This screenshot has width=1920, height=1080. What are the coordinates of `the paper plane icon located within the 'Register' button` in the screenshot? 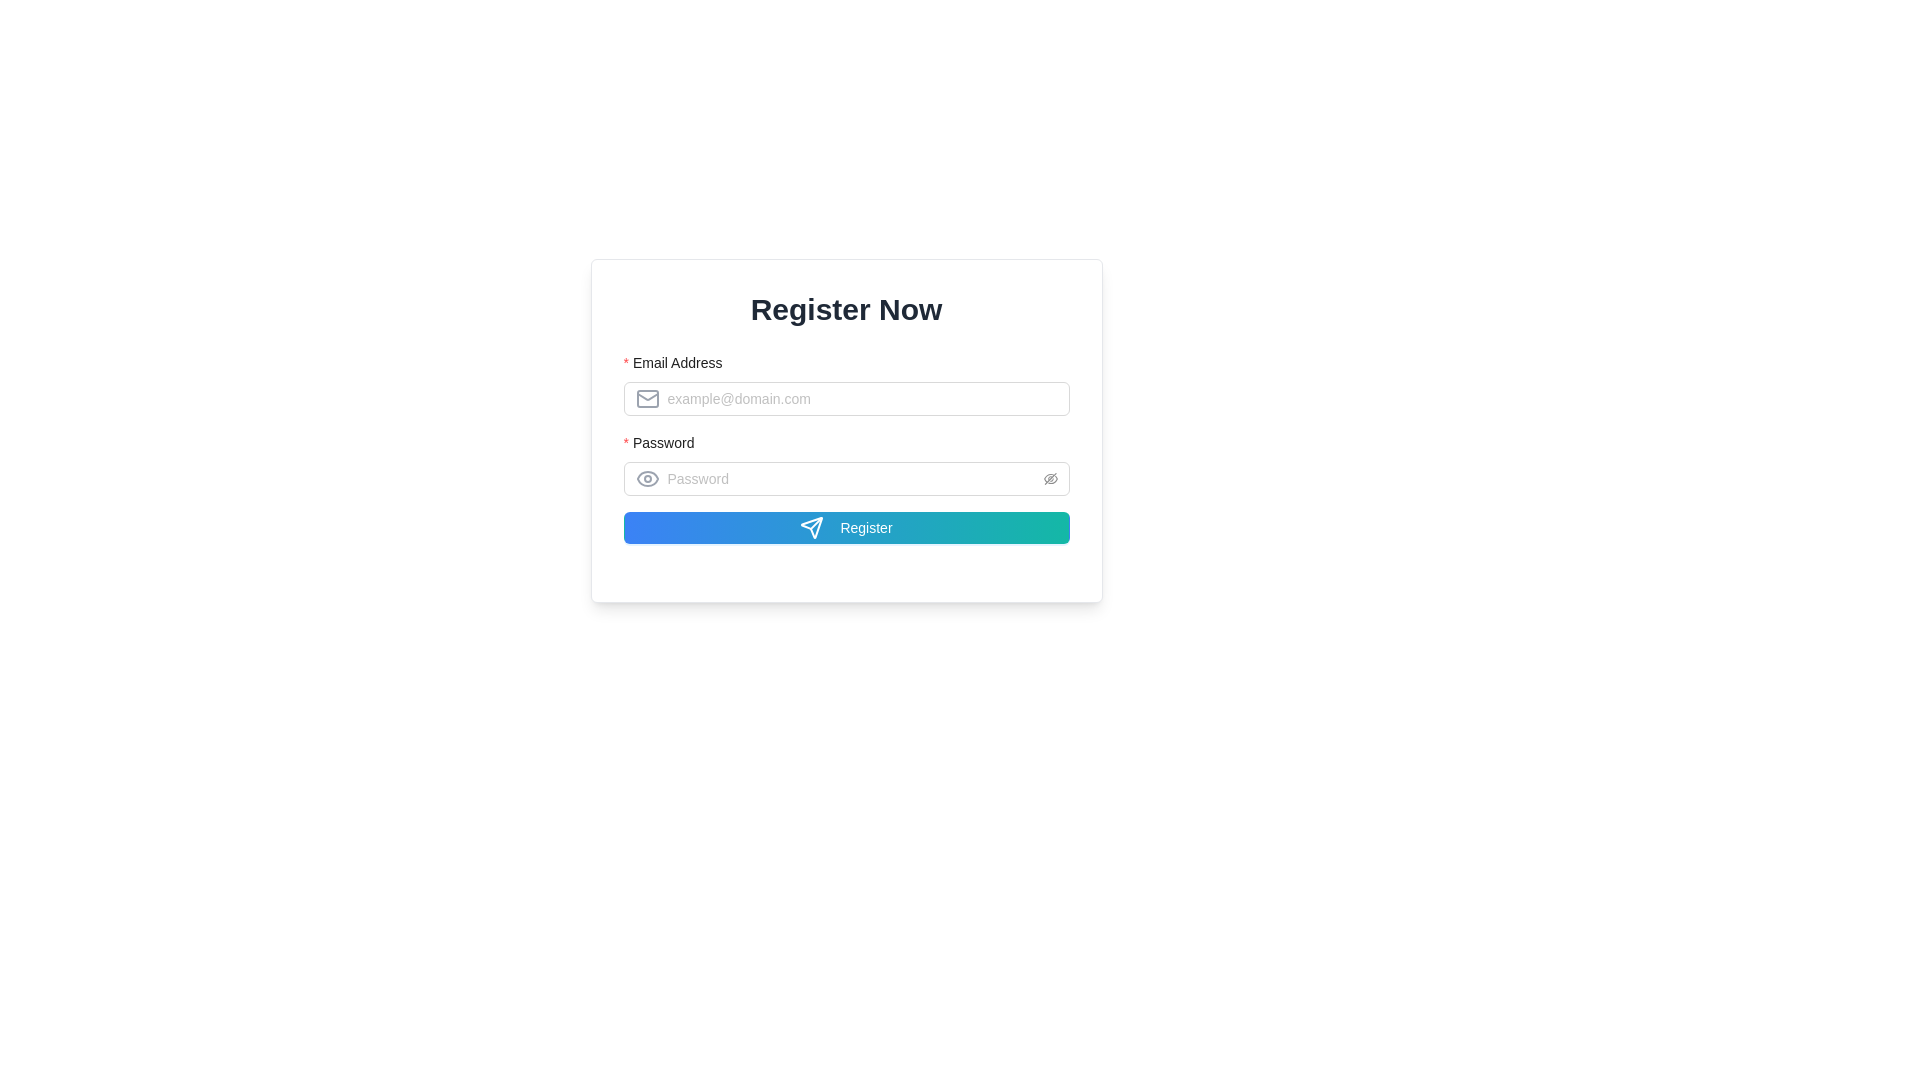 It's located at (812, 527).